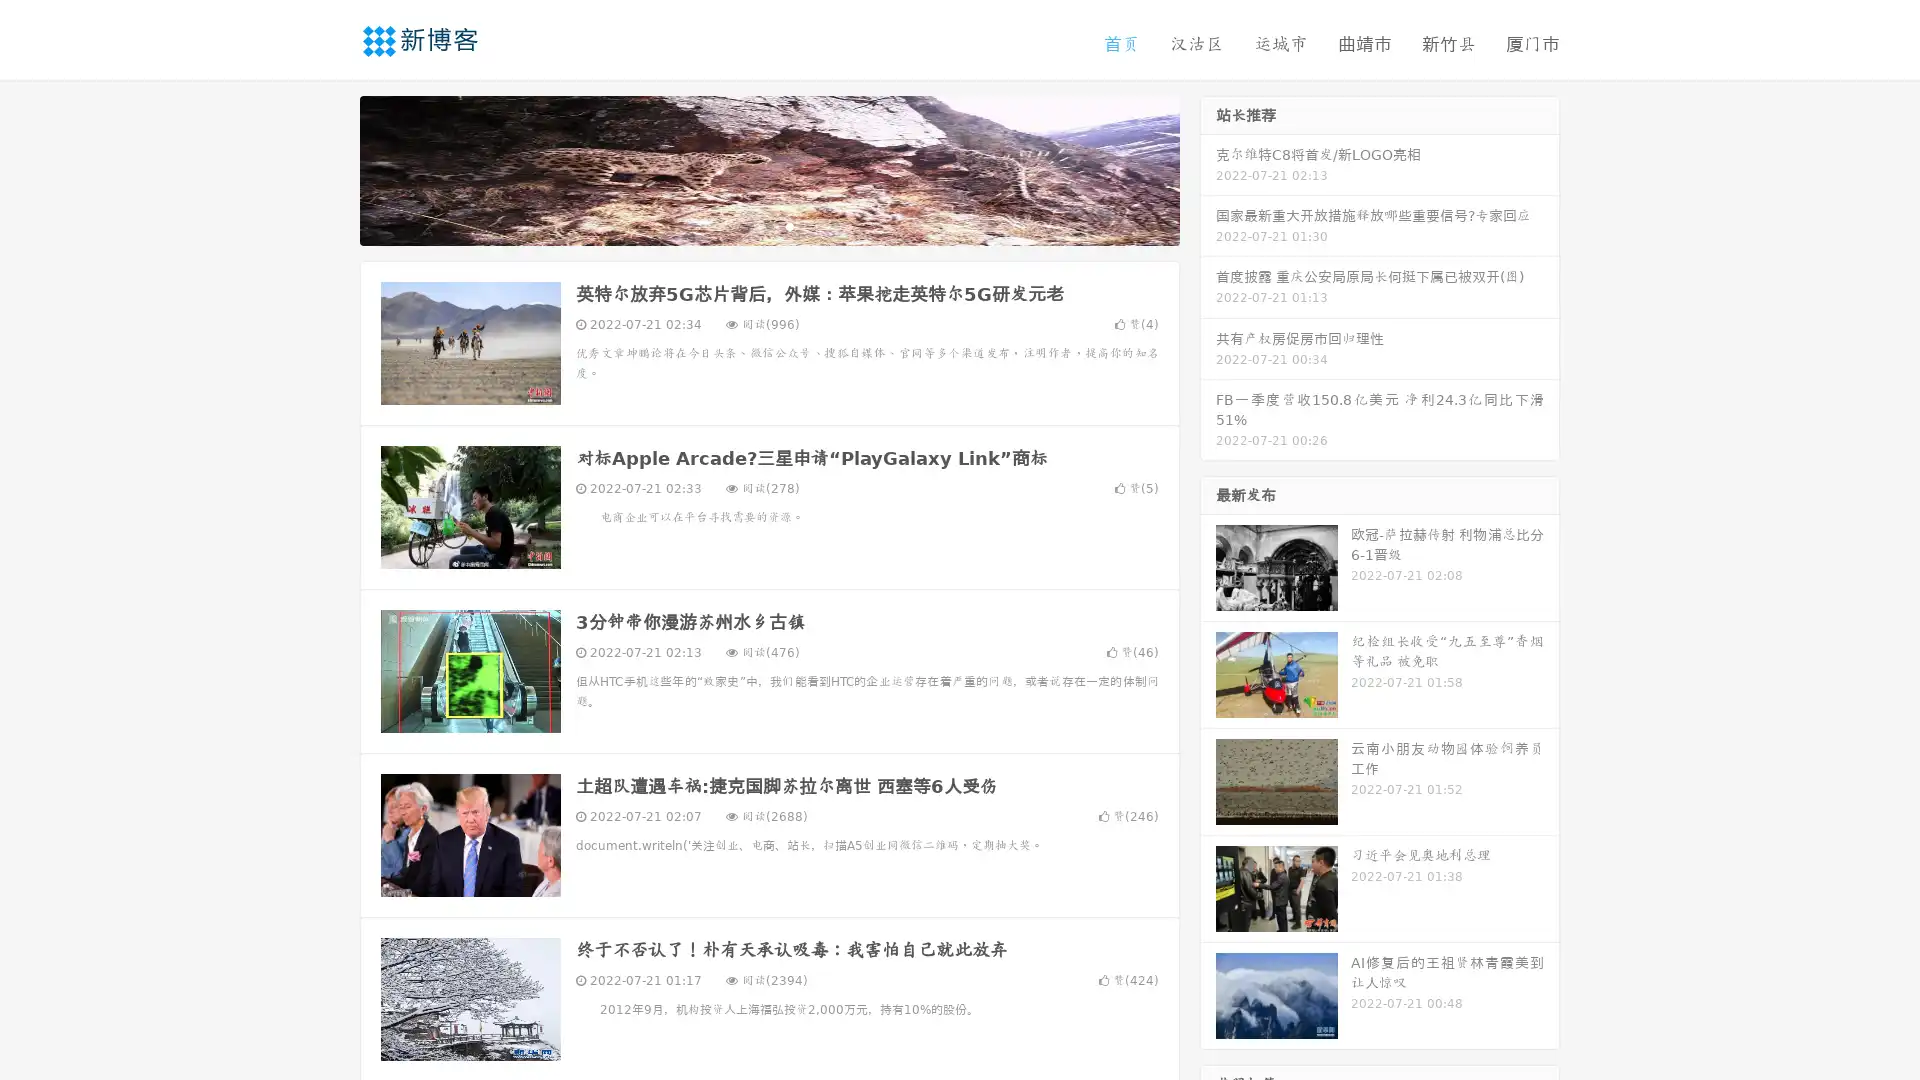 This screenshot has width=1920, height=1080. What do you see at coordinates (748, 225) in the screenshot?
I see `Go to slide 1` at bounding box center [748, 225].